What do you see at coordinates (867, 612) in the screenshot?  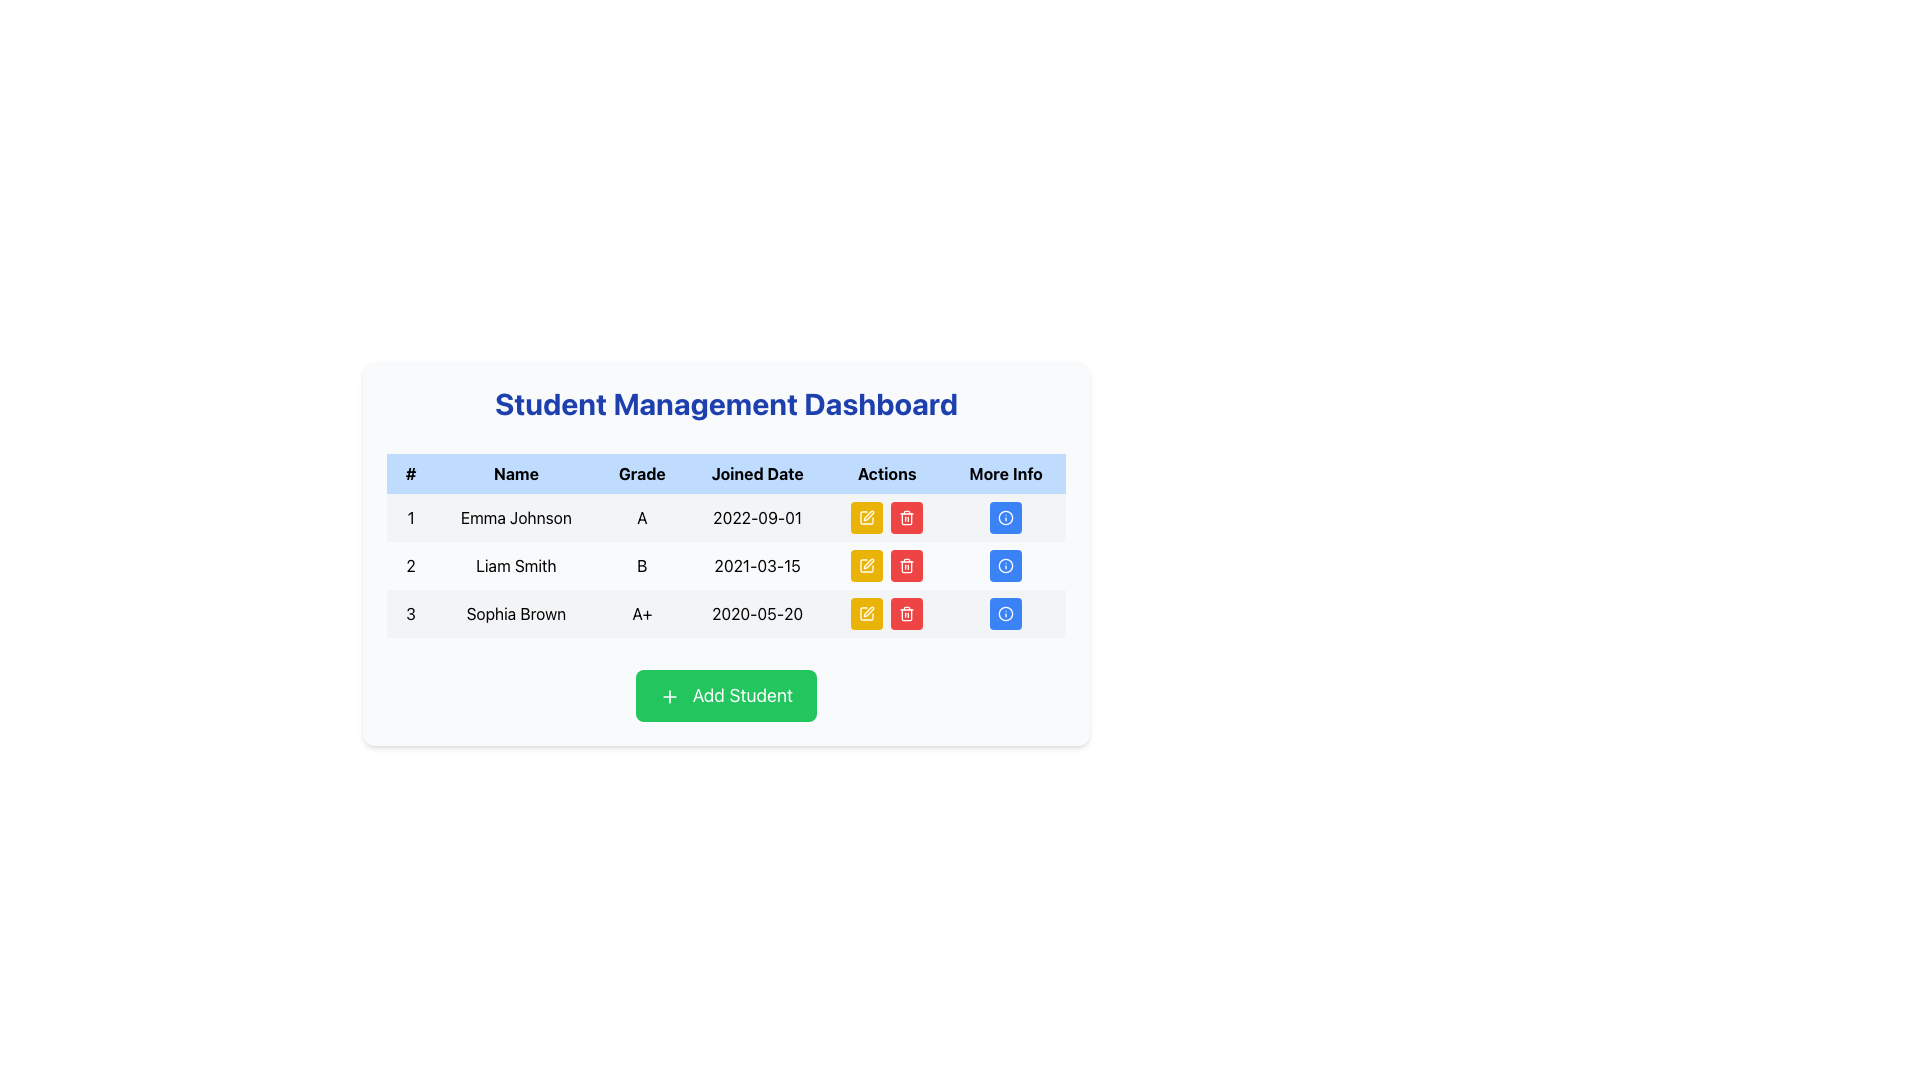 I see `the pen icon button with a yellow background in the Actions column of the third row of the table` at bounding box center [867, 612].